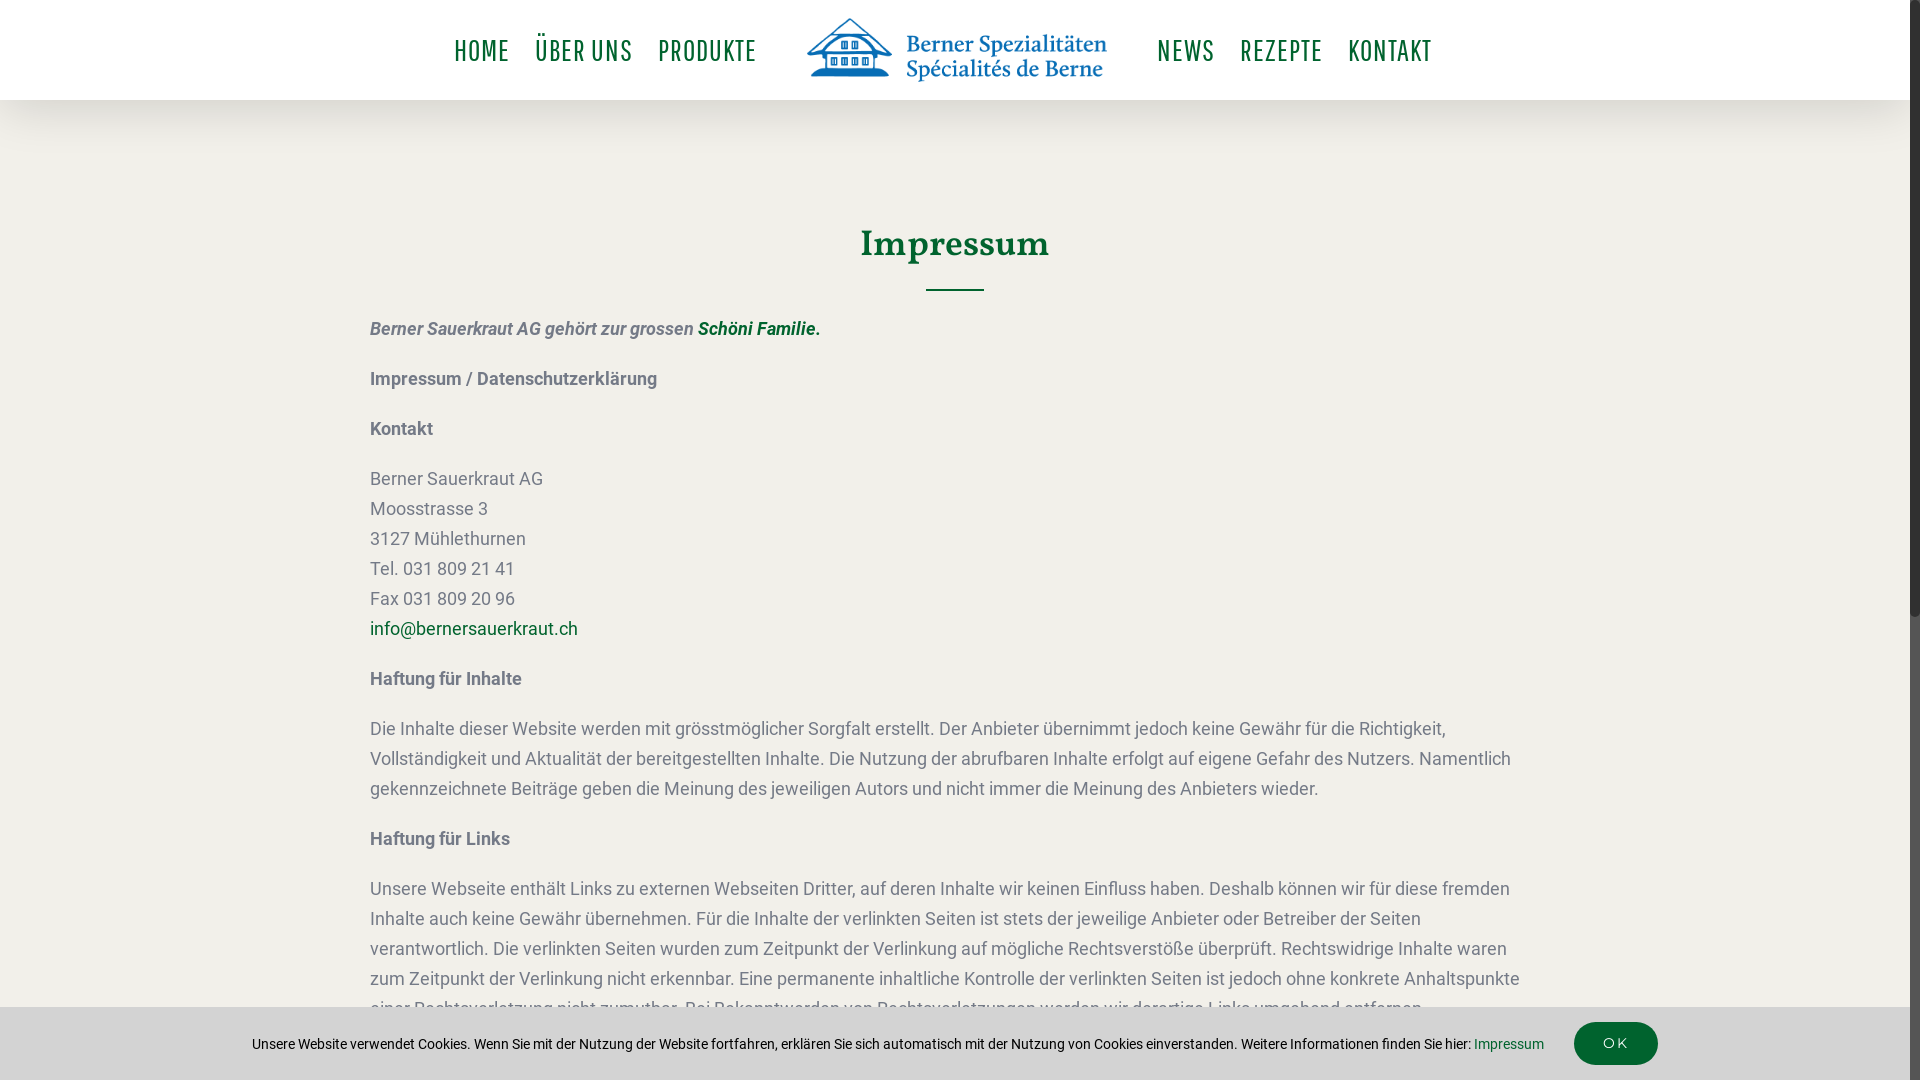 The height and width of the screenshot is (1080, 1920). I want to click on 'HOME', so click(453, 49).